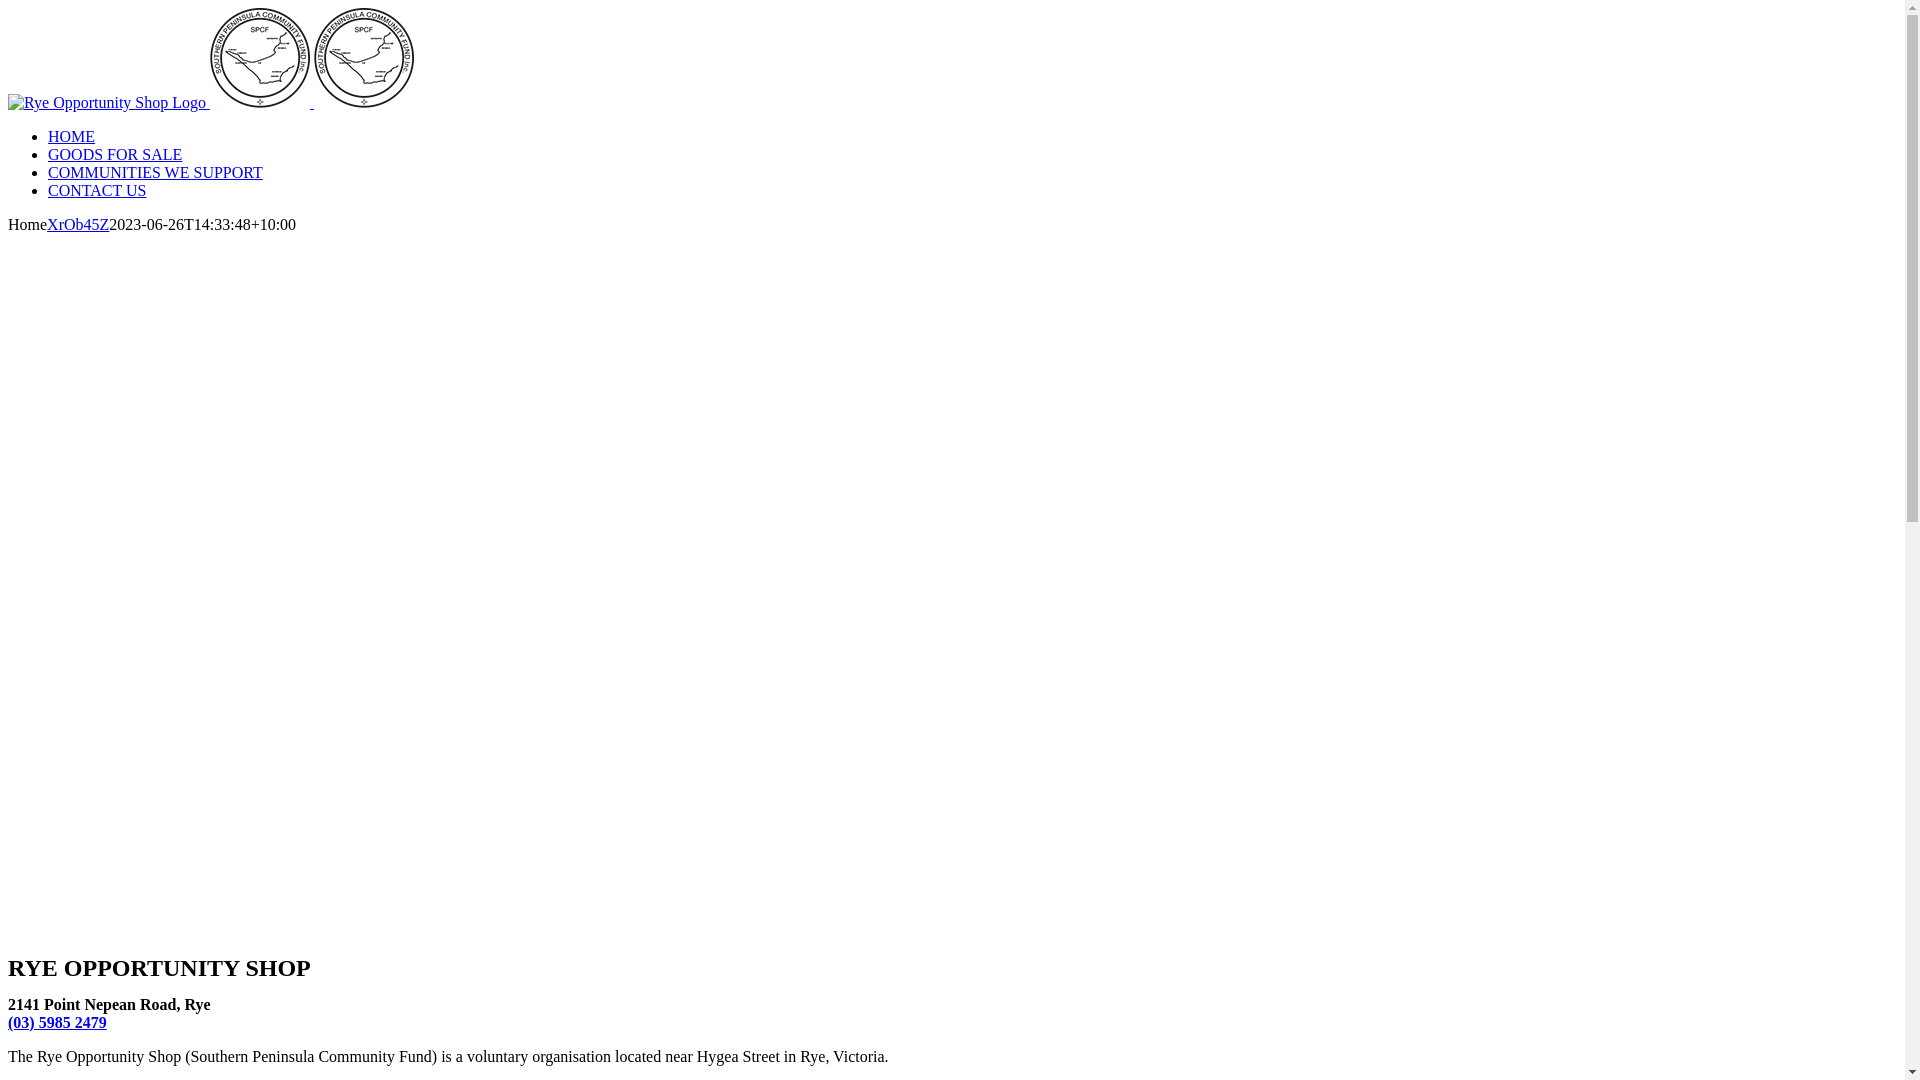 The width and height of the screenshot is (1920, 1080). Describe the element at coordinates (57, 1022) in the screenshot. I see `'(03) 5985 2479'` at that location.